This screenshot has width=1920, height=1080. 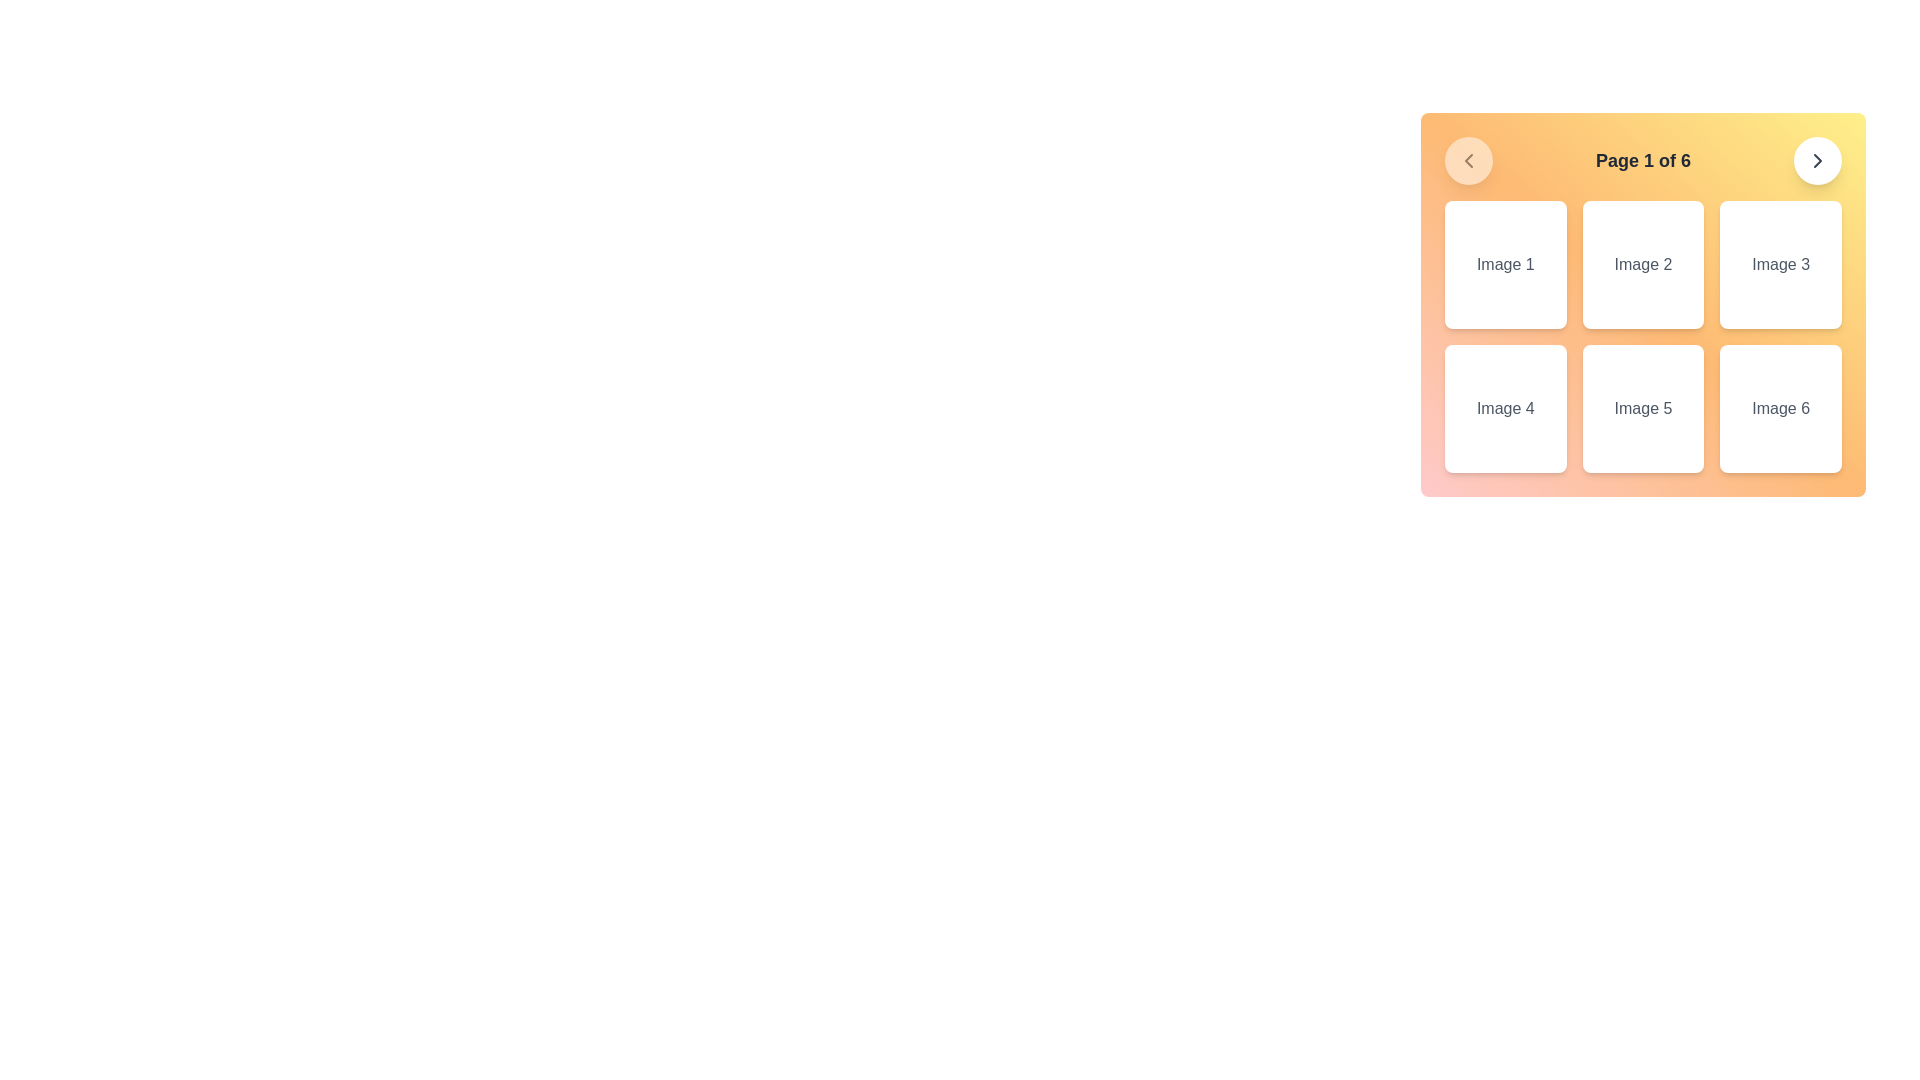 What do you see at coordinates (1468, 160) in the screenshot?
I see `the back navigation icon located in the left circular control of the panel's header, positioned to the left of the text 'Page 1 of 6'` at bounding box center [1468, 160].